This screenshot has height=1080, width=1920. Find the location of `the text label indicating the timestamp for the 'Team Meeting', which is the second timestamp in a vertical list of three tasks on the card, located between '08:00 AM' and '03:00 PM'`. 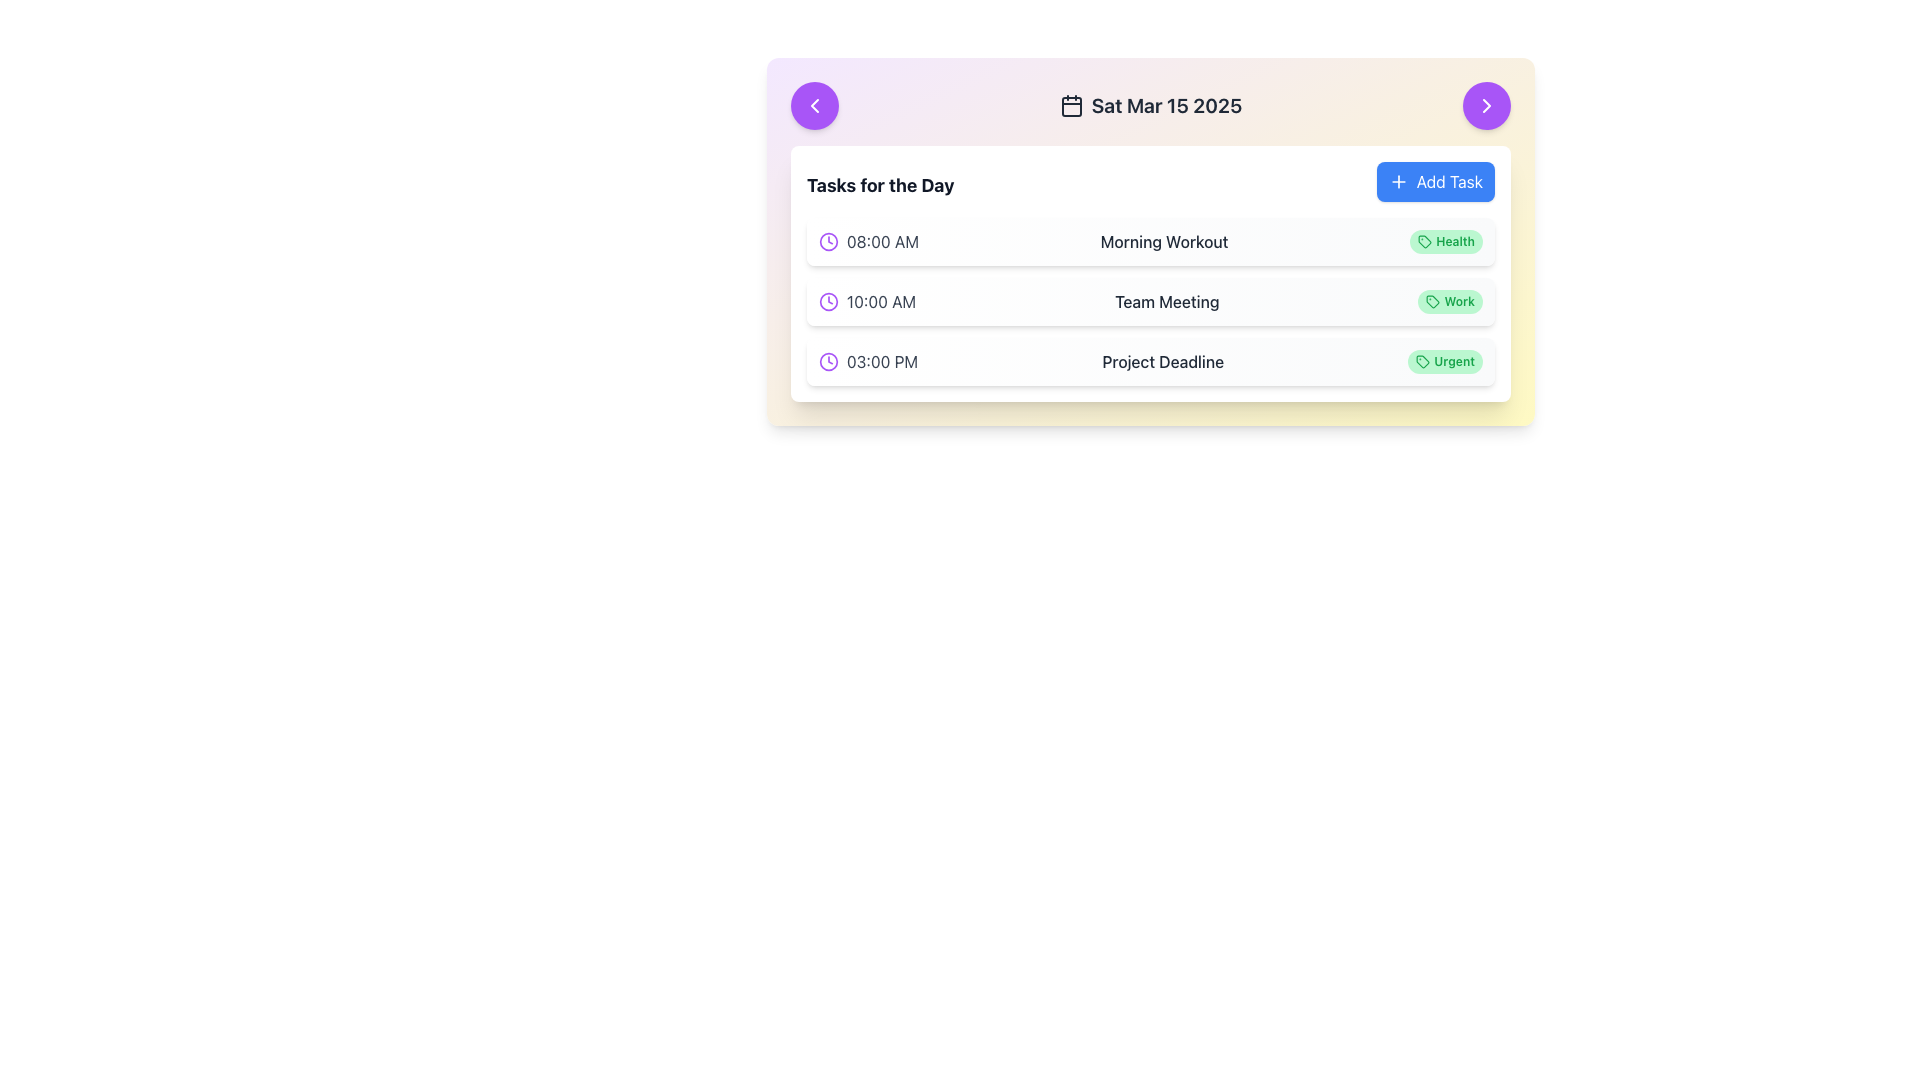

the text label indicating the timestamp for the 'Team Meeting', which is the second timestamp in a vertical list of three tasks on the card, located between '08:00 AM' and '03:00 PM' is located at coordinates (880, 301).